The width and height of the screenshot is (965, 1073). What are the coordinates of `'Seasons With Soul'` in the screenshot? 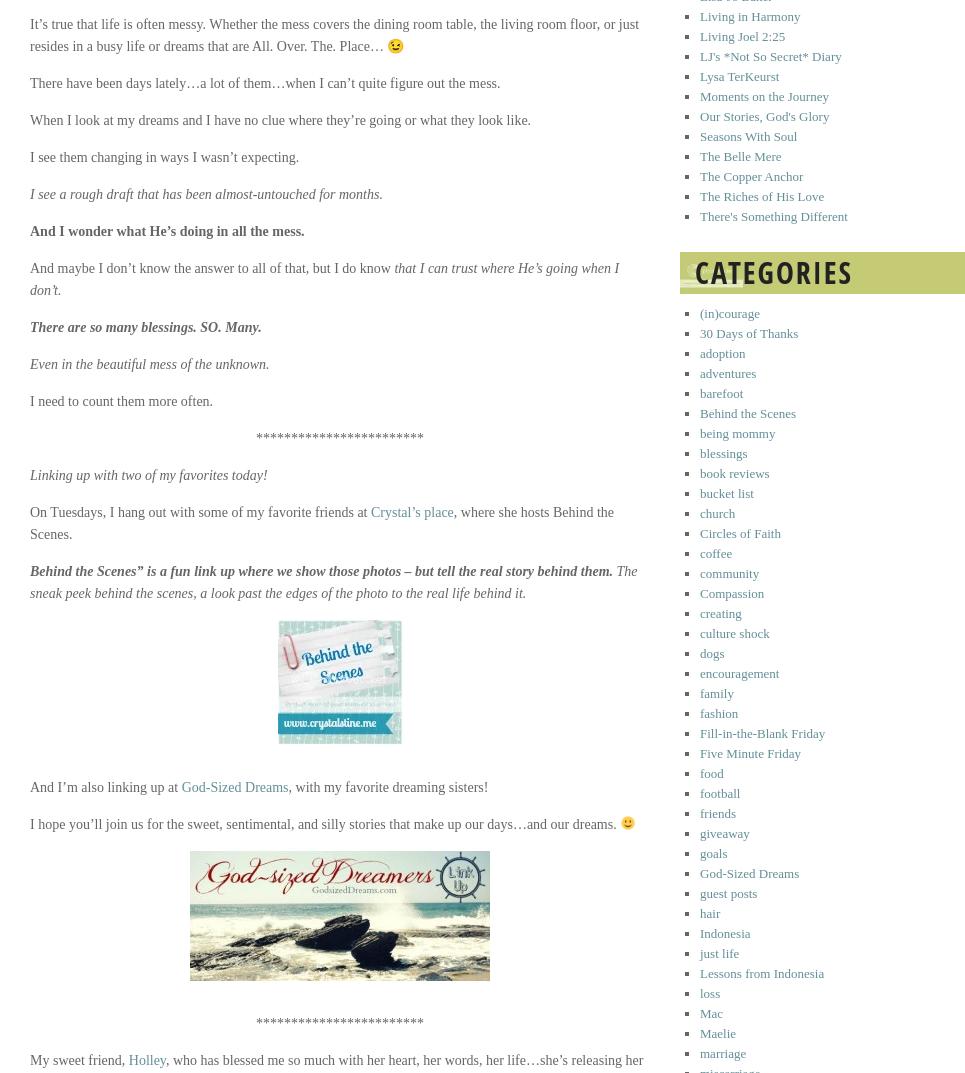 It's located at (747, 135).